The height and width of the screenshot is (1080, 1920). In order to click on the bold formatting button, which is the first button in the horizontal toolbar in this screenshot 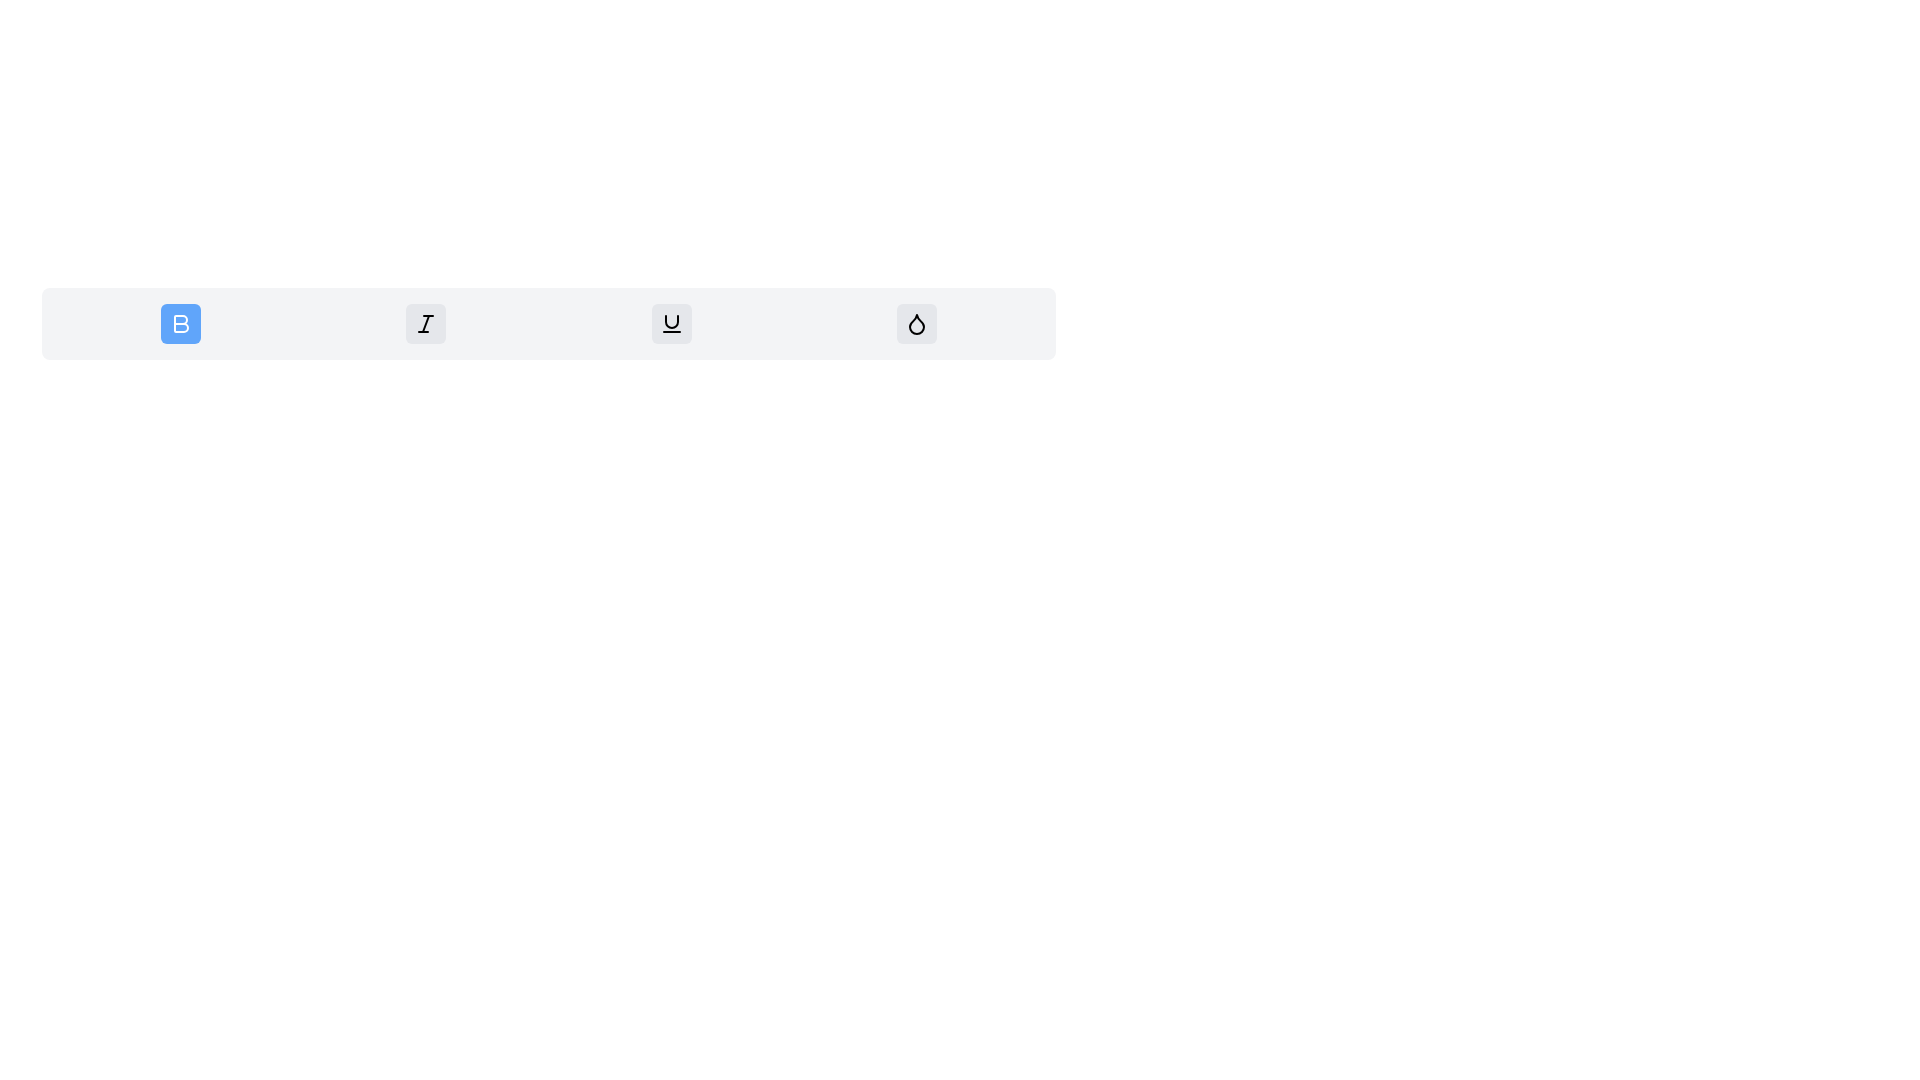, I will do `click(180, 323)`.